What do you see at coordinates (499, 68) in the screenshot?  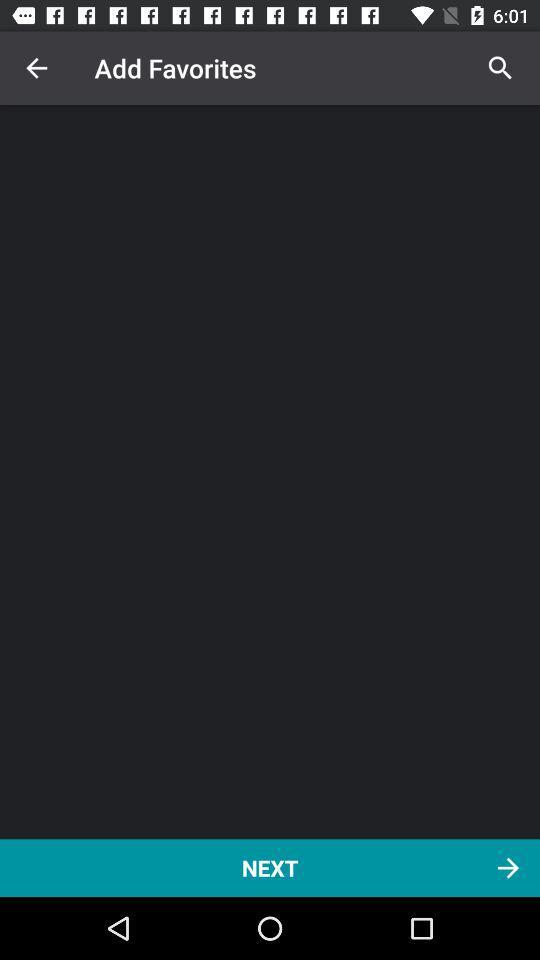 I see `icon next to add favorites item` at bounding box center [499, 68].